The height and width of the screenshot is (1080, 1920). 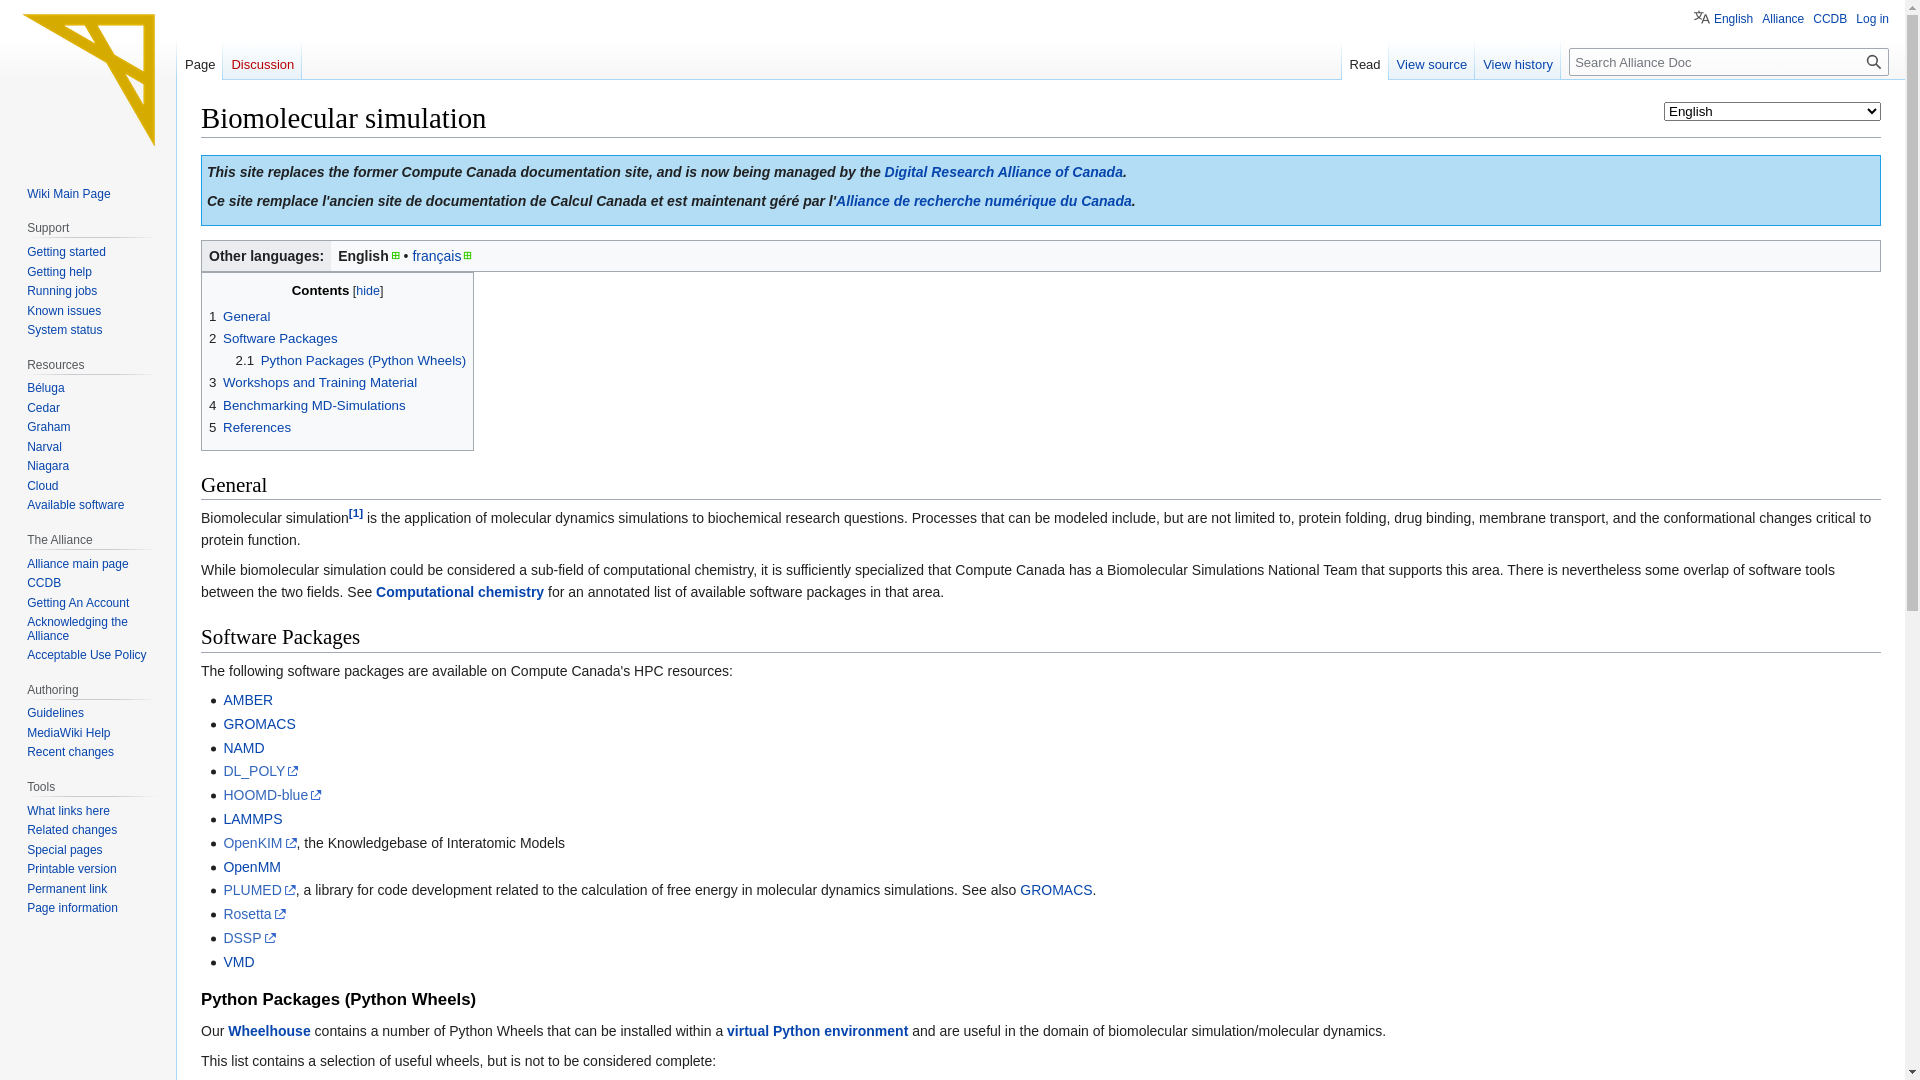 What do you see at coordinates (272, 337) in the screenshot?
I see `'2 Software Packages'` at bounding box center [272, 337].